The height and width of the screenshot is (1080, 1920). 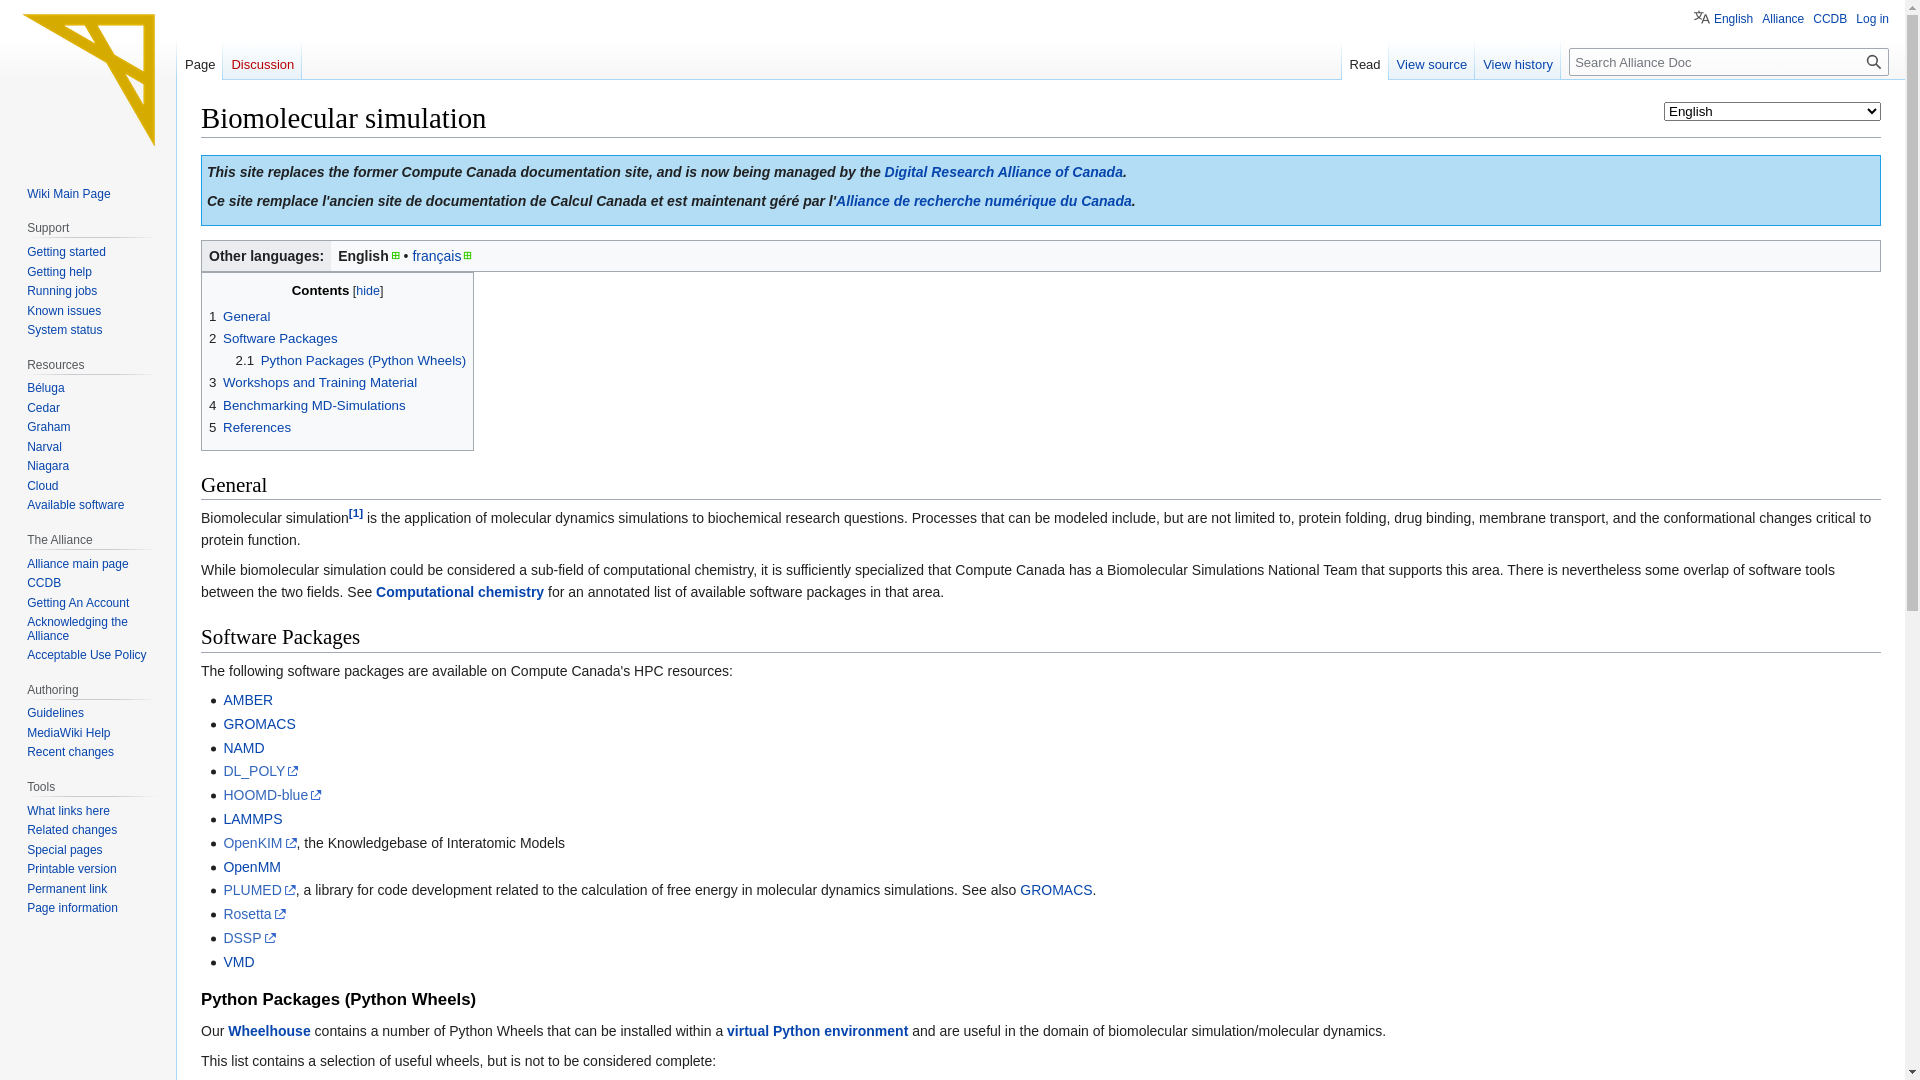 What do you see at coordinates (272, 337) in the screenshot?
I see `'2 Software Packages'` at bounding box center [272, 337].